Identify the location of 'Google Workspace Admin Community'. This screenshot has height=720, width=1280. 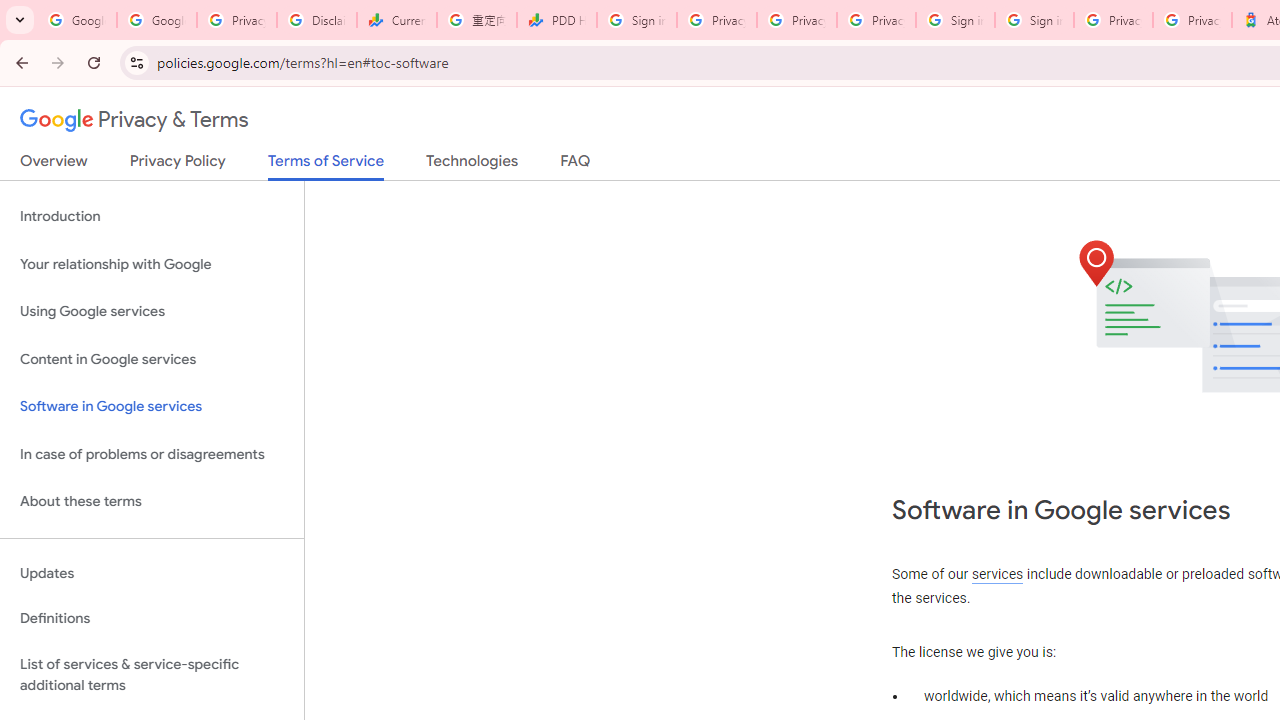
(76, 20).